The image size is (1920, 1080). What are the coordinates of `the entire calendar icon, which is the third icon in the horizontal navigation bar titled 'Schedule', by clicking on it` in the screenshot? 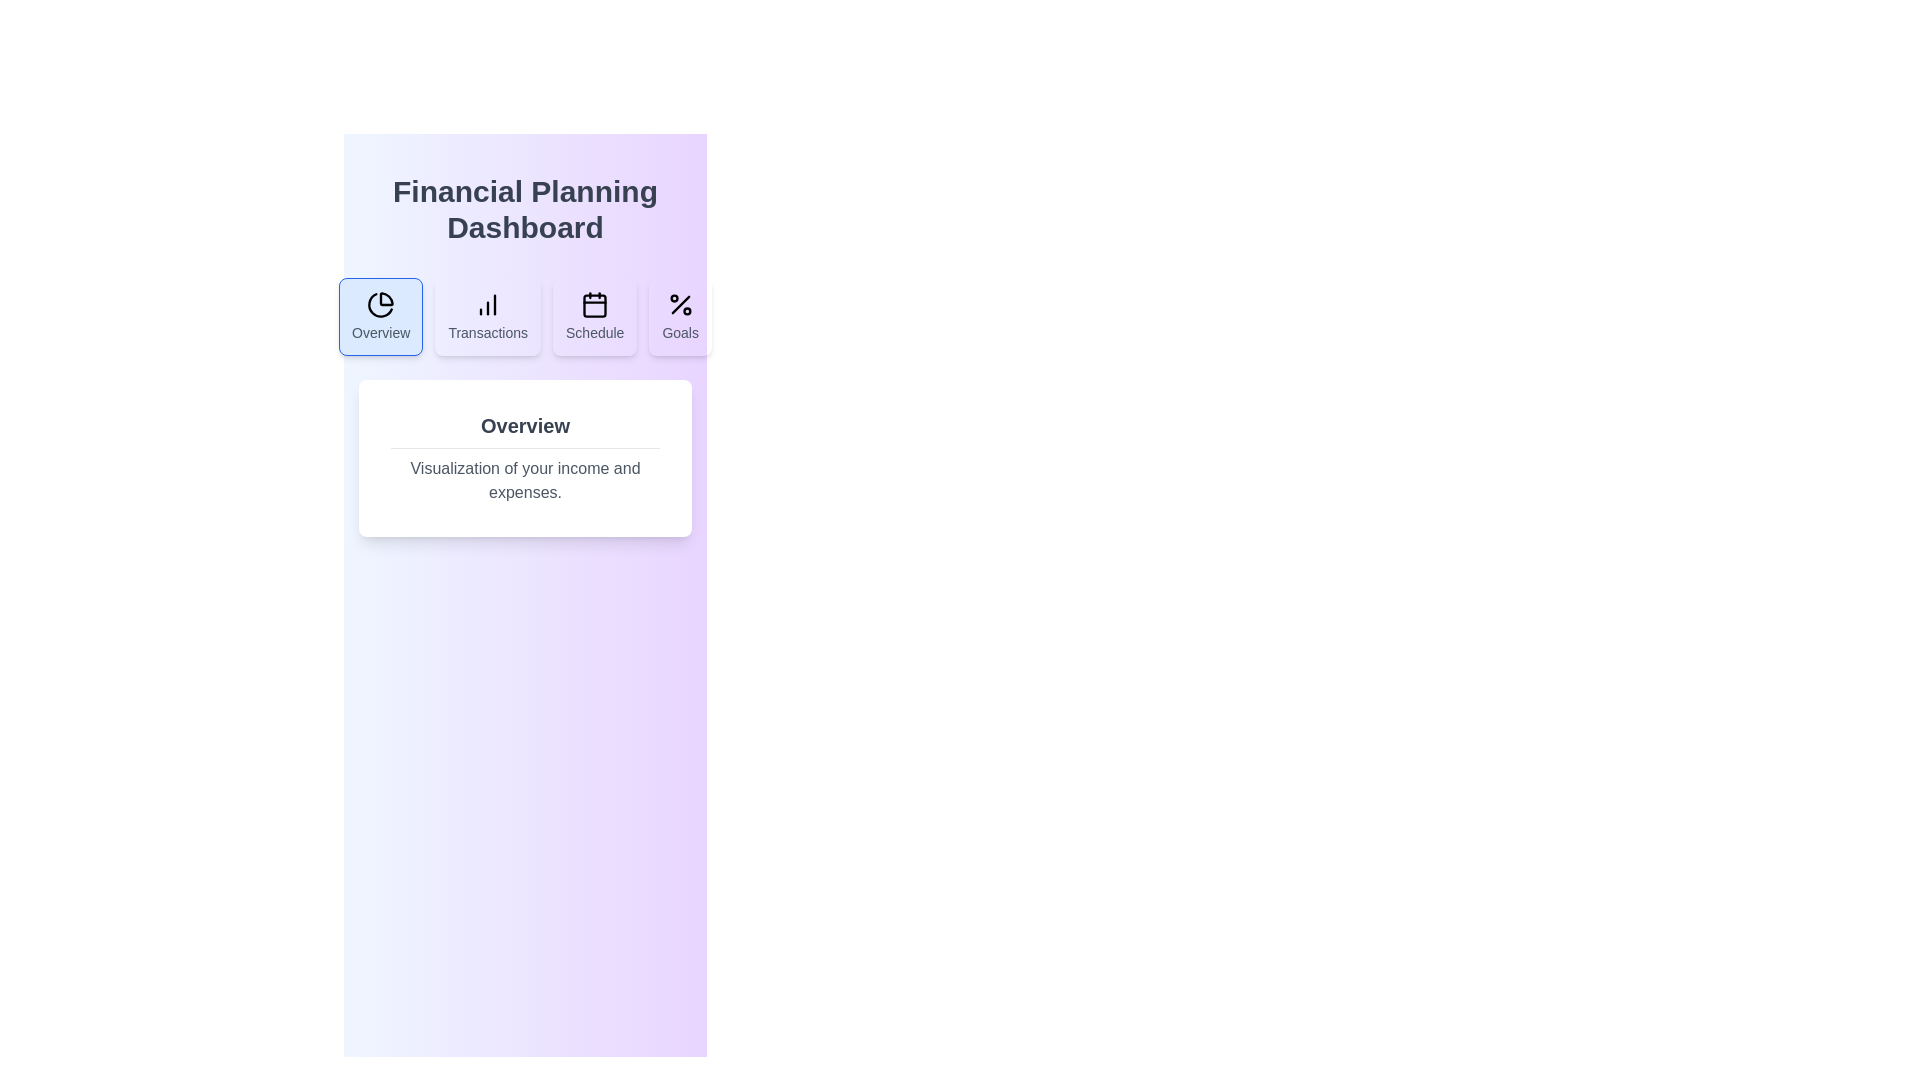 It's located at (594, 306).